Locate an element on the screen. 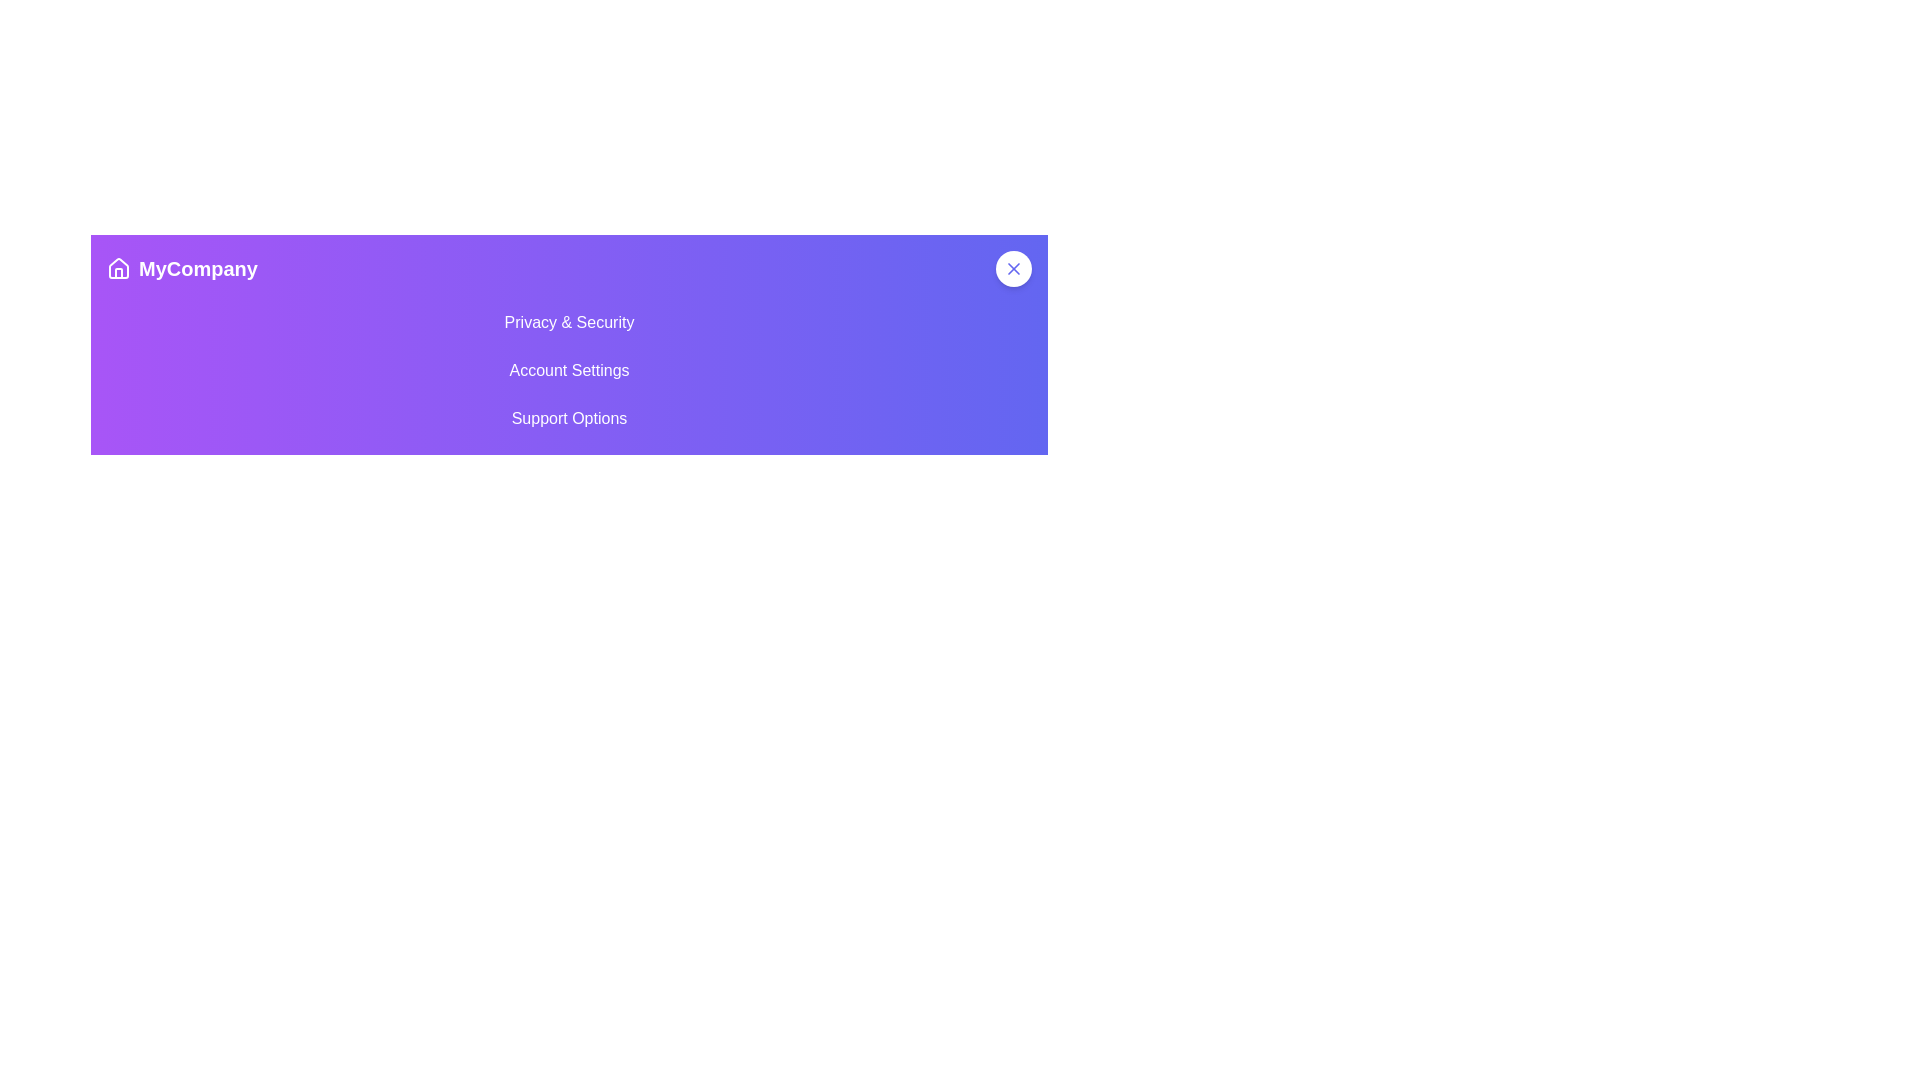  the close button located on the right-upper corner of the interface, within the gradient header section, next to the text navigation options is located at coordinates (1013, 268).